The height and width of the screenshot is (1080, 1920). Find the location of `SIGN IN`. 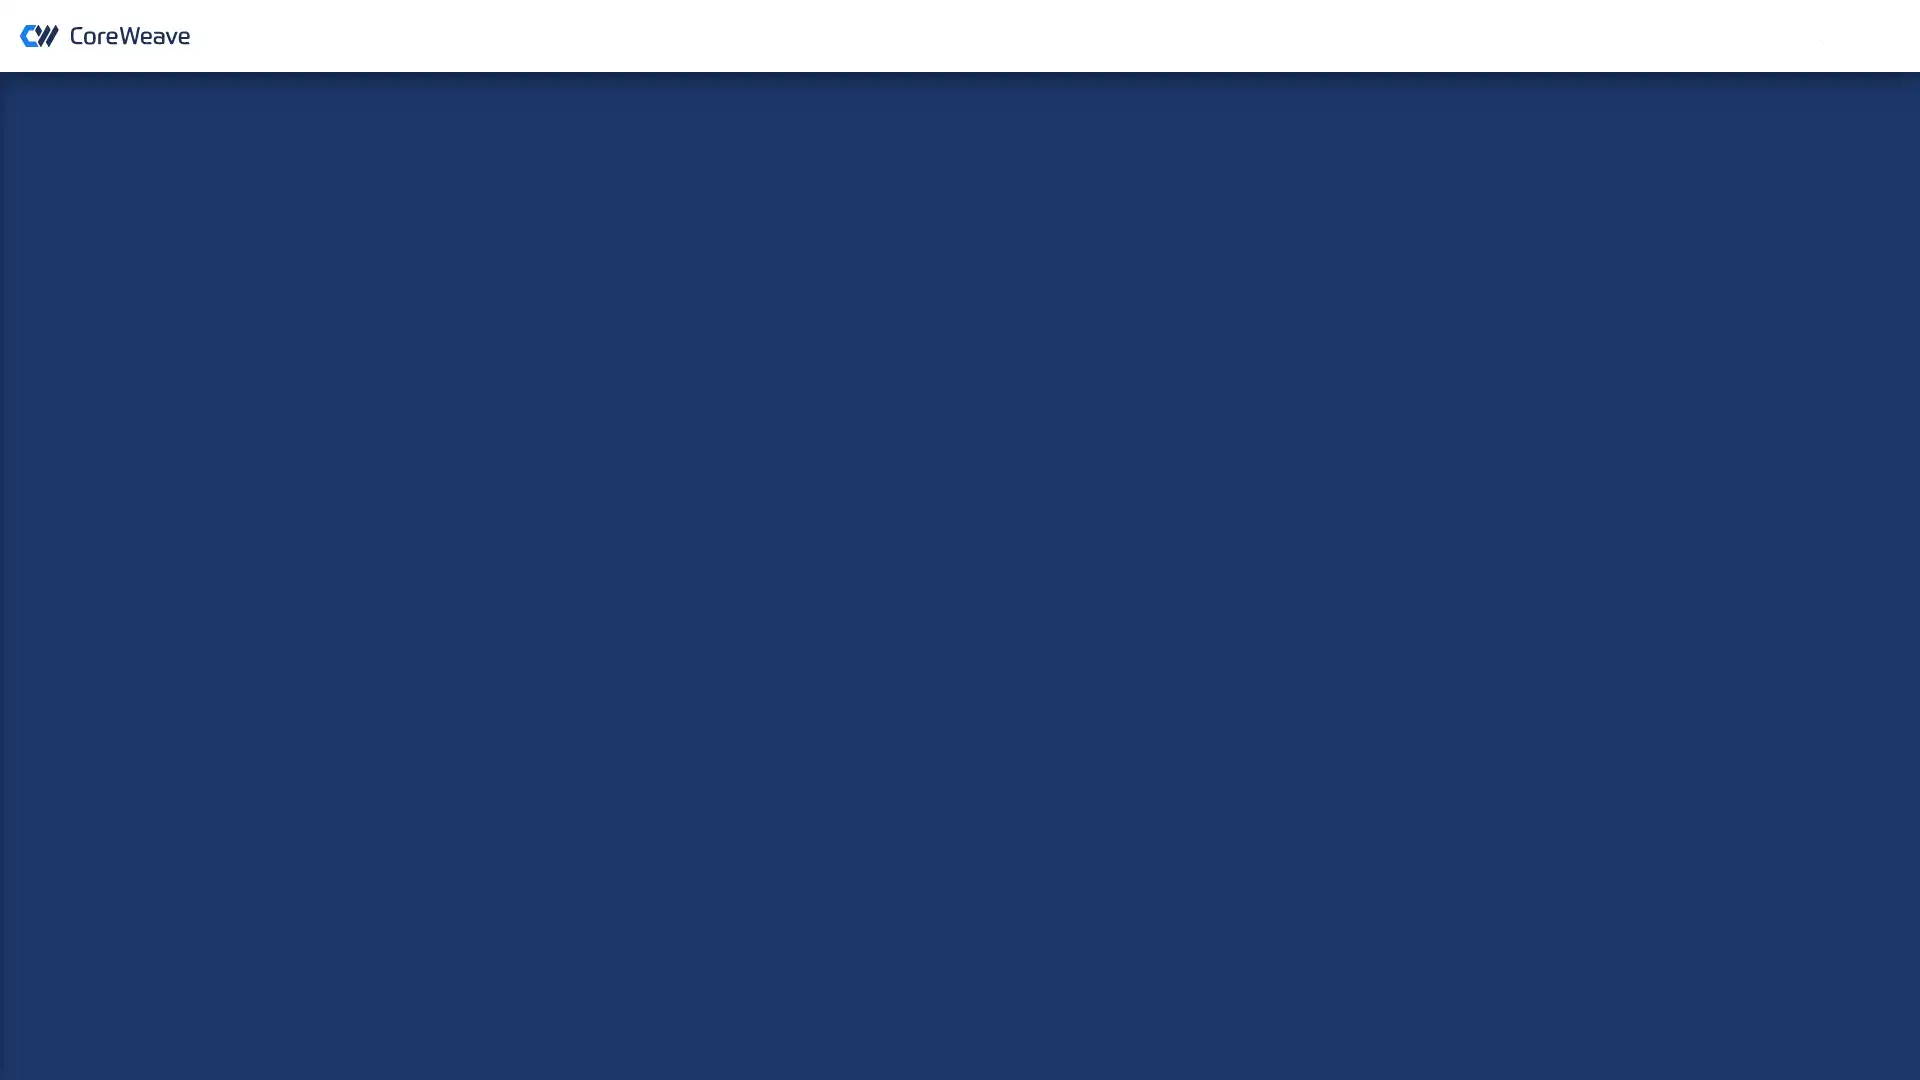

SIGN IN is located at coordinates (958, 493).